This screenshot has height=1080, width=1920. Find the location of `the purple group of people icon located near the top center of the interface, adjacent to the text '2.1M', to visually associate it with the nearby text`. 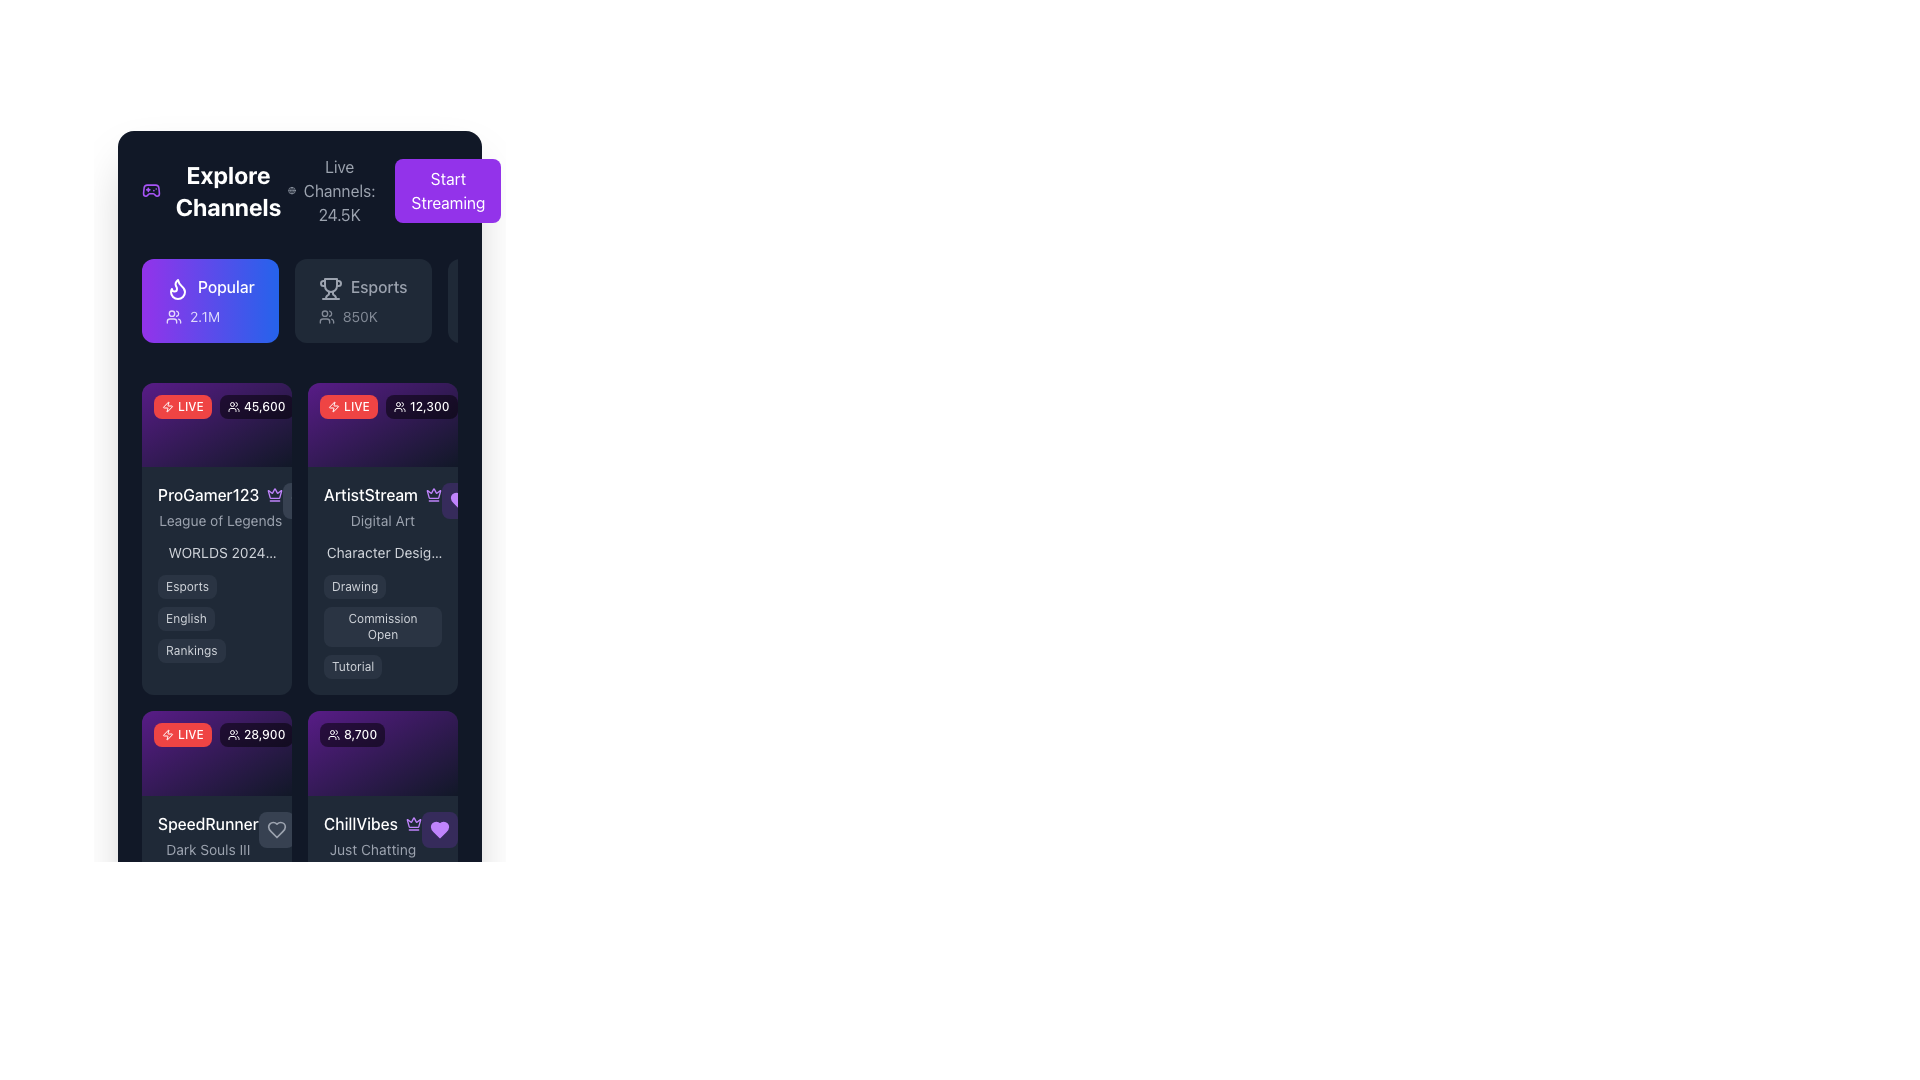

the purple group of people icon located near the top center of the interface, adjacent to the text '2.1M', to visually associate it with the nearby text is located at coordinates (173, 315).